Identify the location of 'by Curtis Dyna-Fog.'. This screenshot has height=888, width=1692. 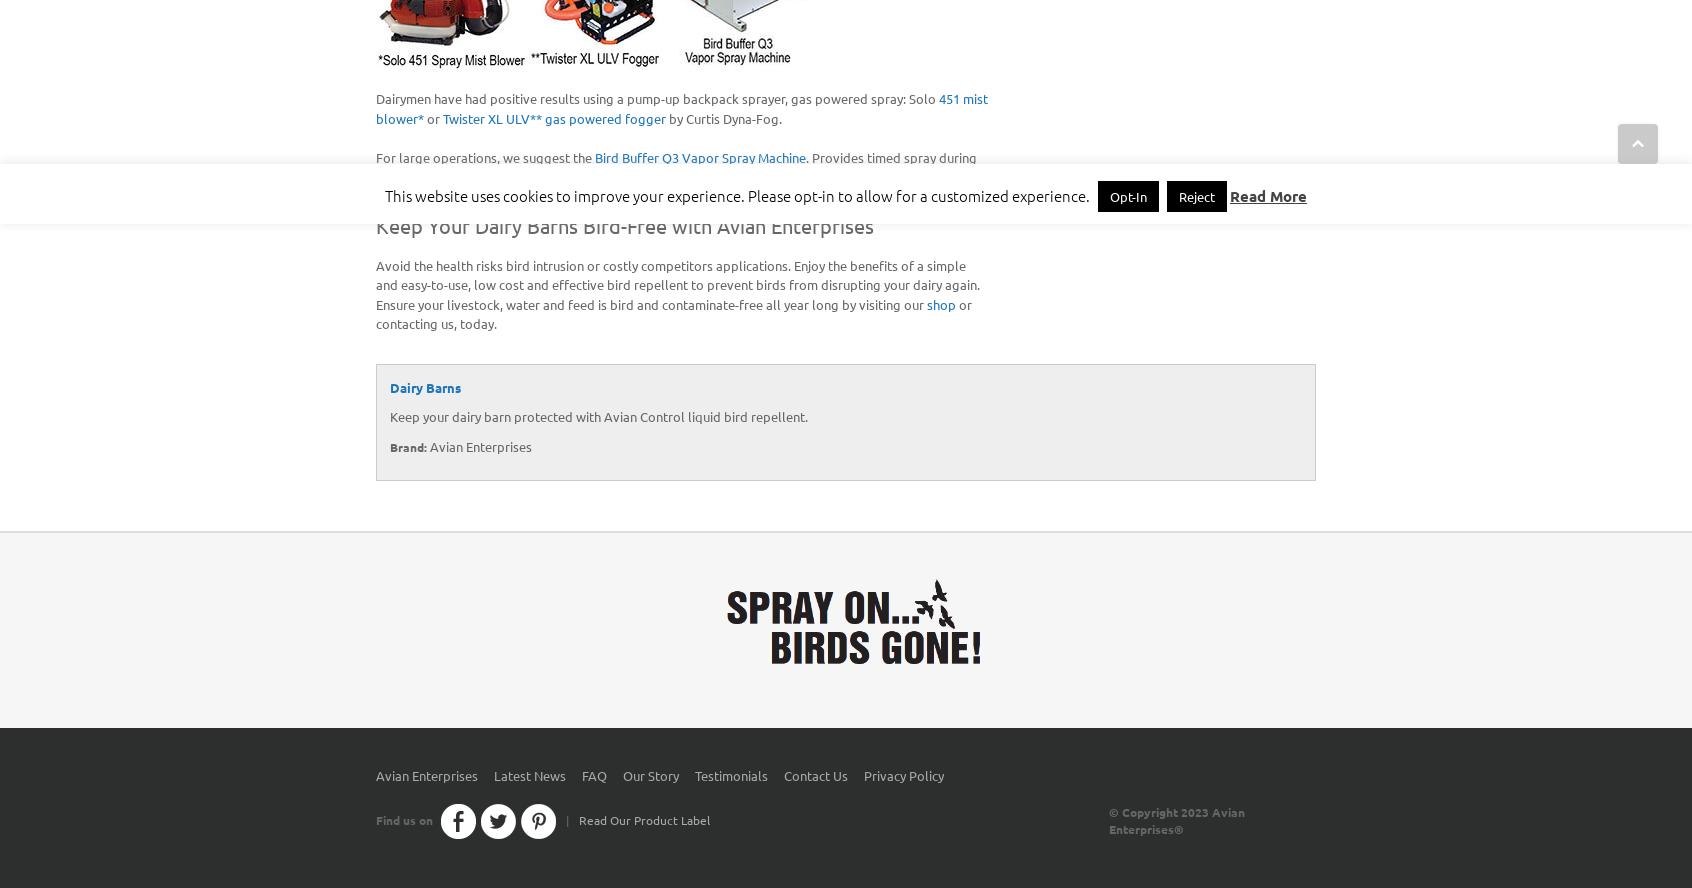
(723, 117).